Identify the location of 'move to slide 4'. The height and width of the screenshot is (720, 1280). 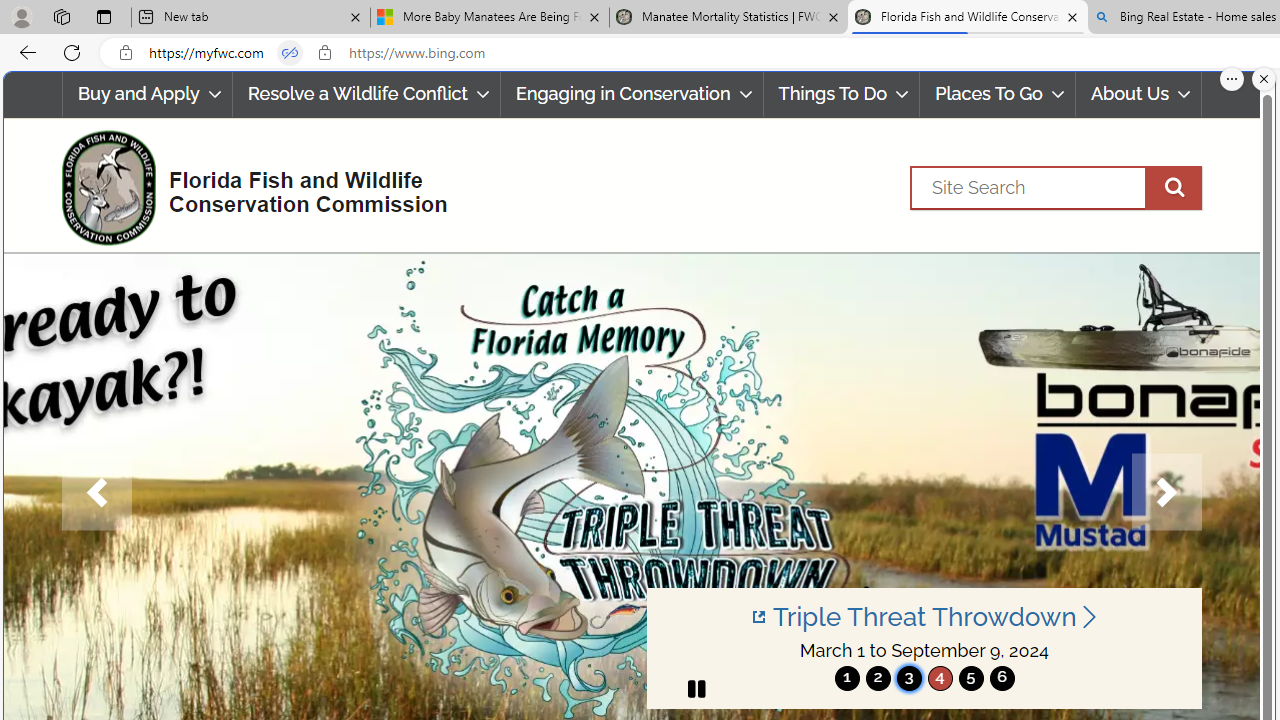
(939, 677).